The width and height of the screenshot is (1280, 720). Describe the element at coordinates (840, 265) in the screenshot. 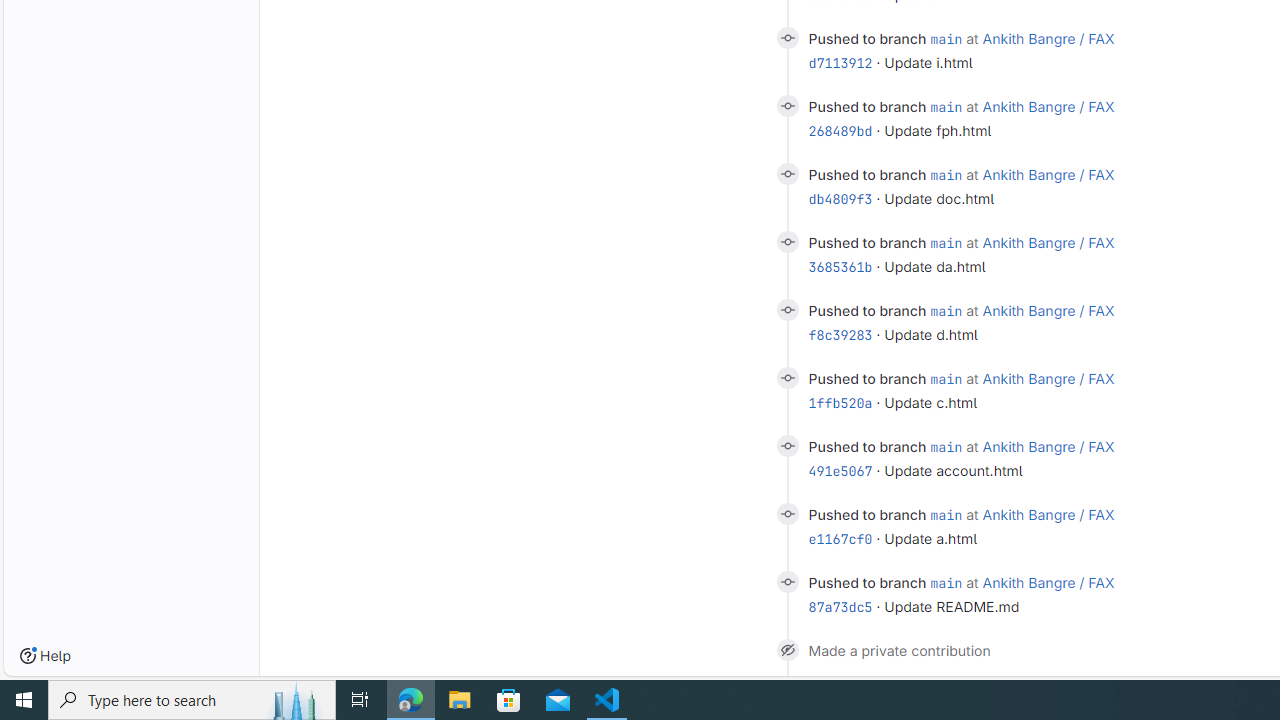

I see `'3685361b'` at that location.